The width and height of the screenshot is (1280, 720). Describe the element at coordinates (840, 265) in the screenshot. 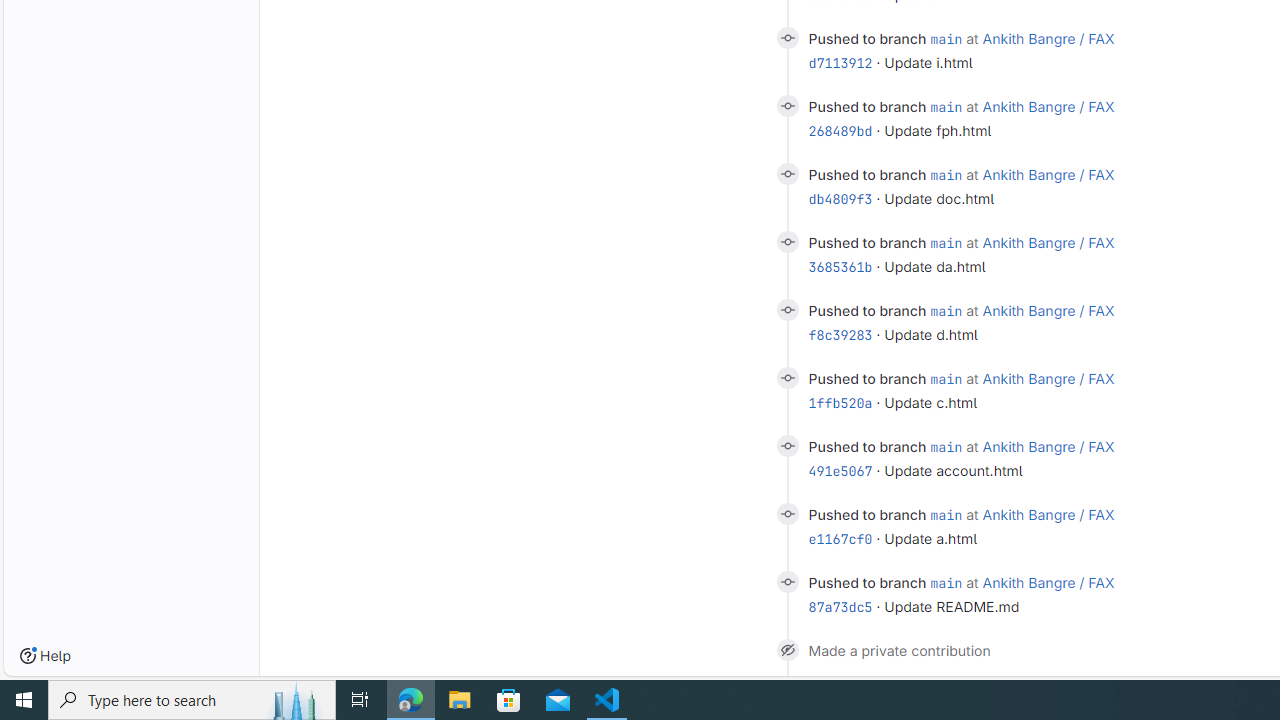

I see `'3685361b'` at that location.